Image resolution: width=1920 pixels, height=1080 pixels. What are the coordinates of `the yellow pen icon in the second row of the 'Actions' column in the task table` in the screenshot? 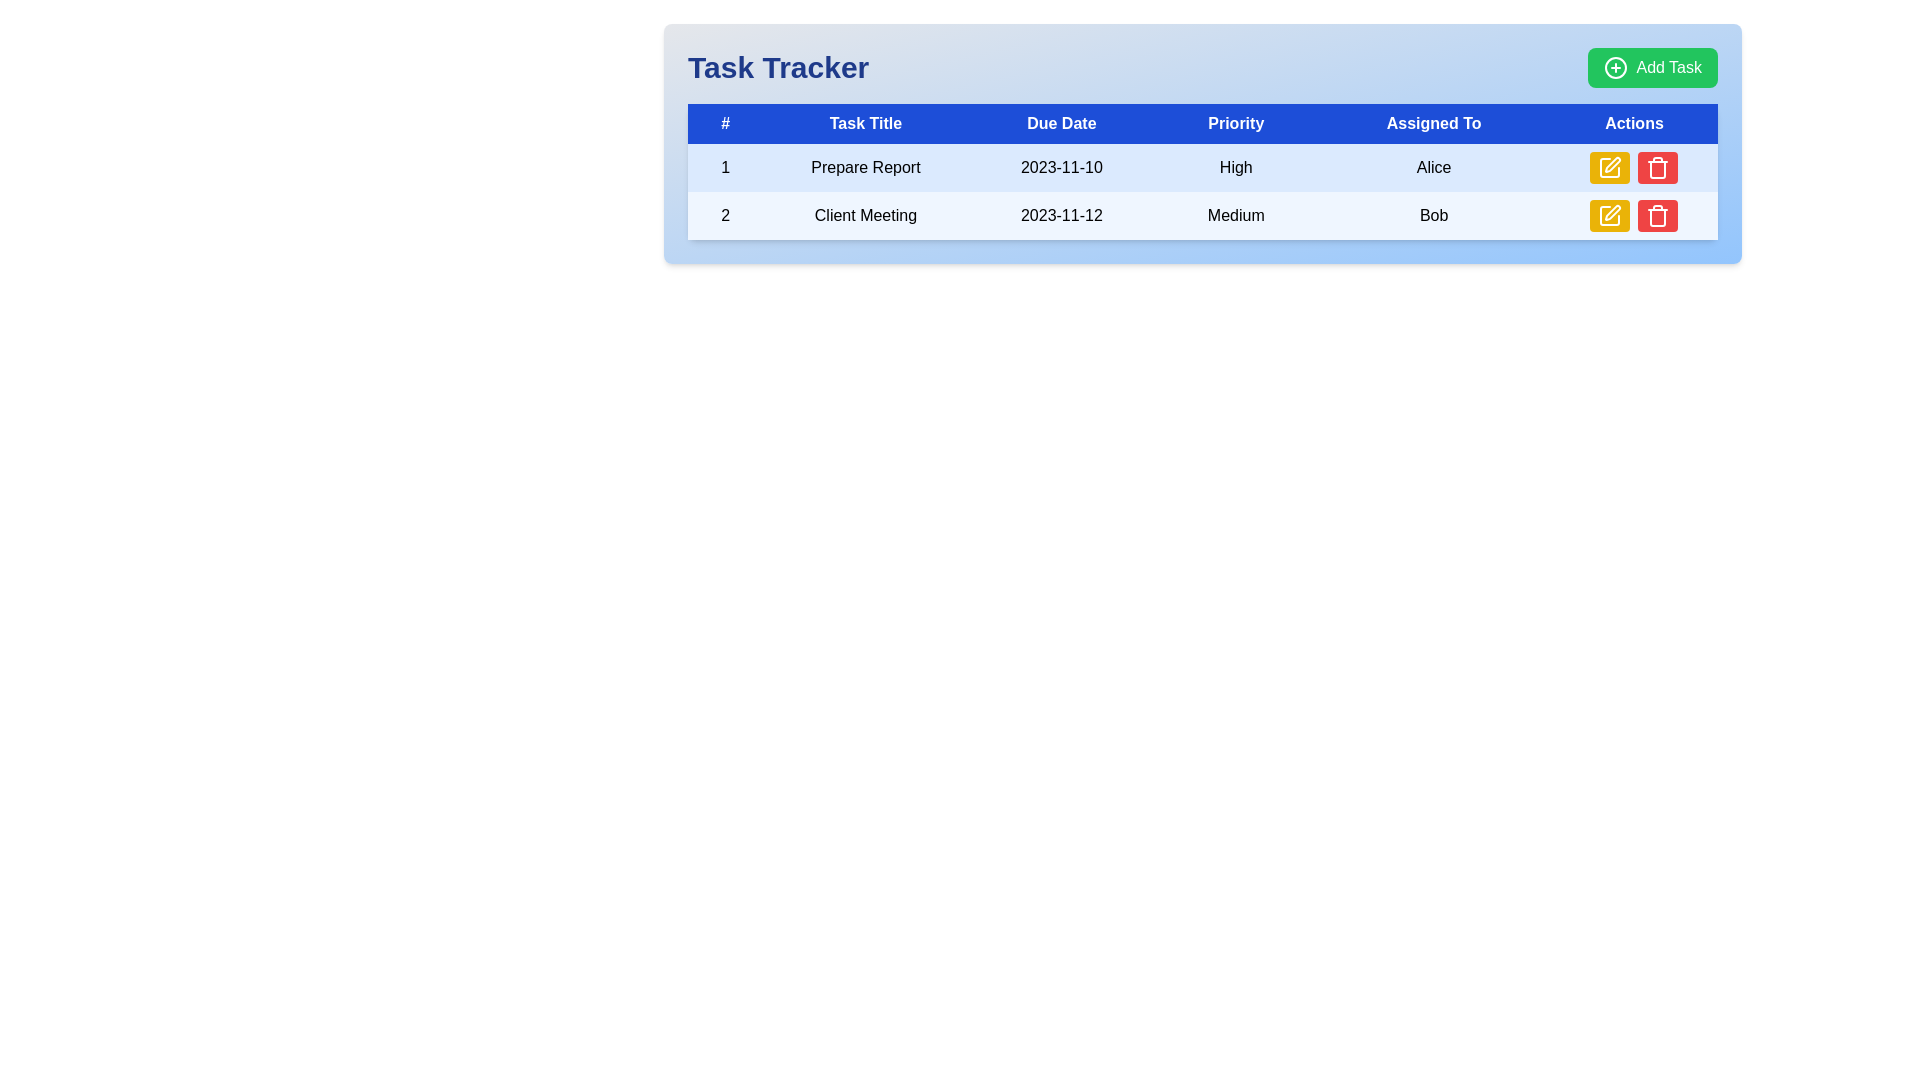 It's located at (1610, 167).